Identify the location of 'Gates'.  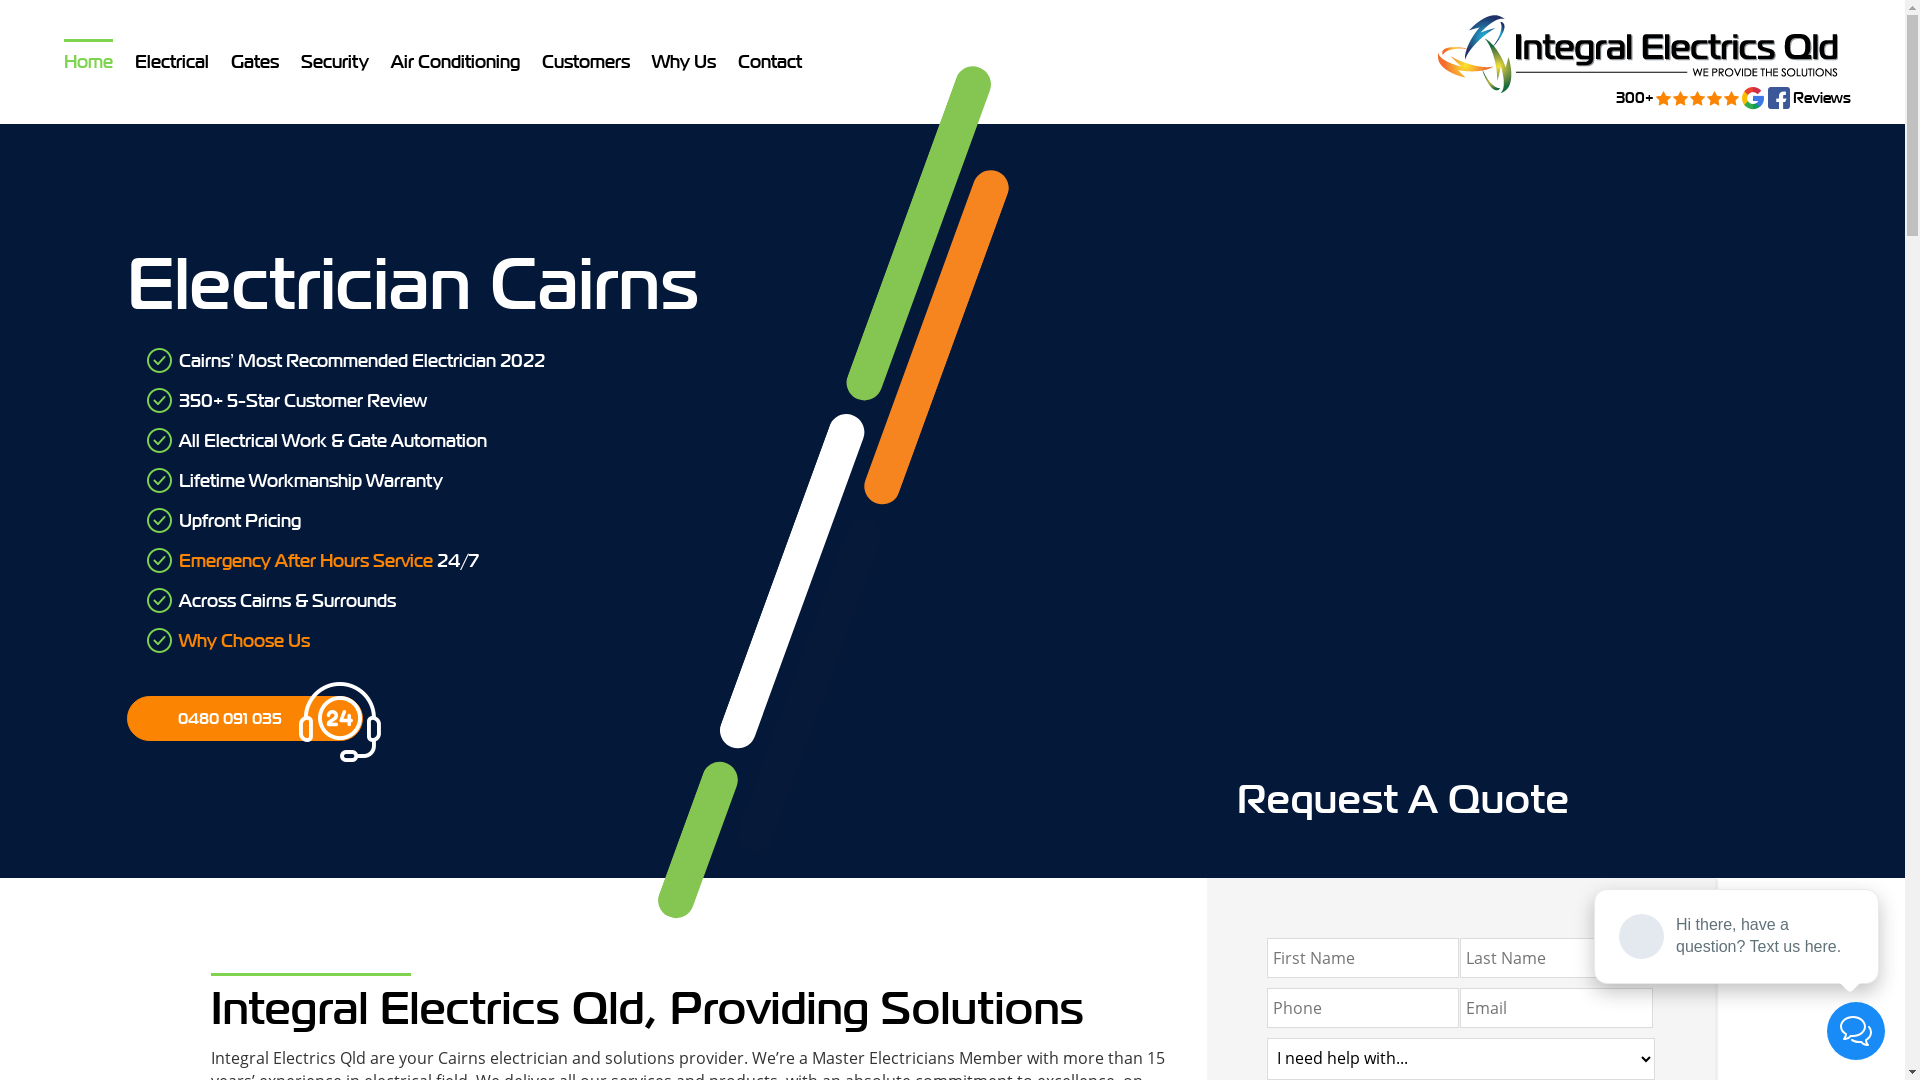
(253, 60).